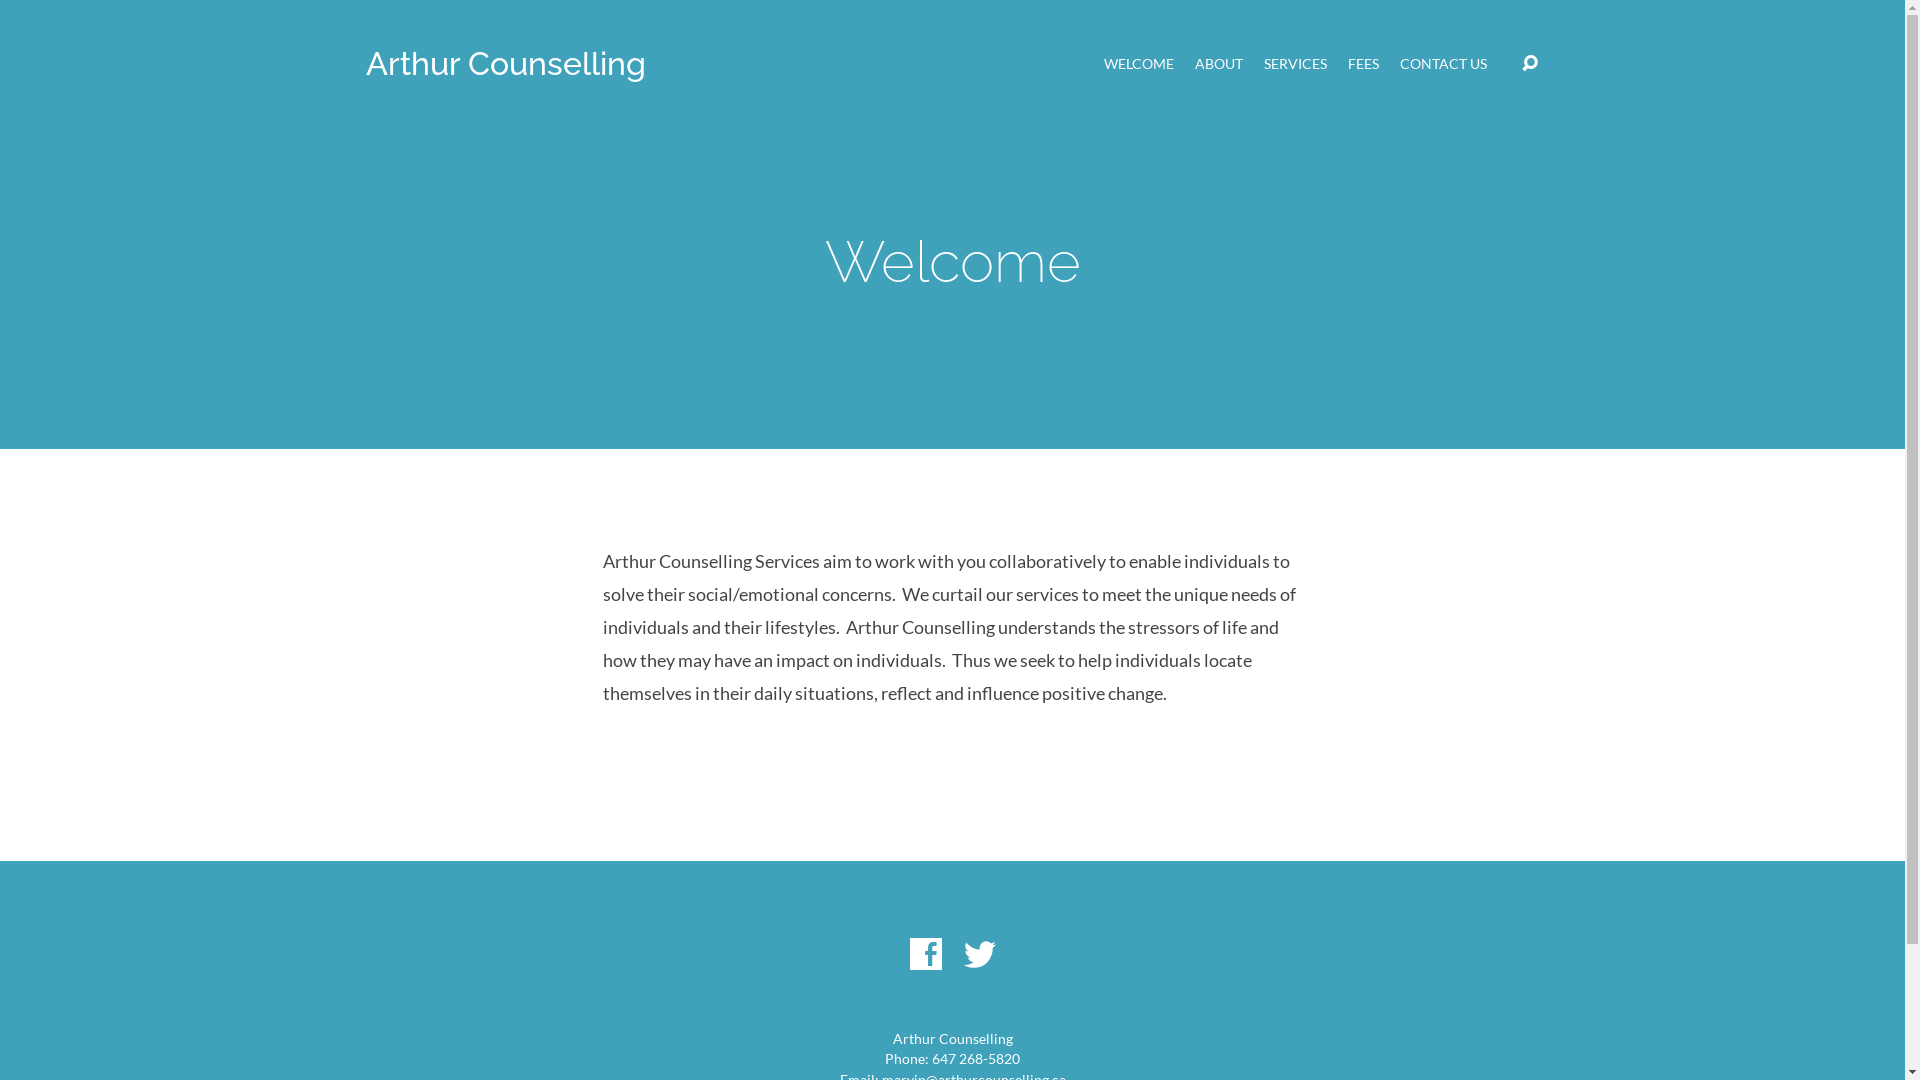  What do you see at coordinates (1138, 63) in the screenshot?
I see `'WELCOME'` at bounding box center [1138, 63].